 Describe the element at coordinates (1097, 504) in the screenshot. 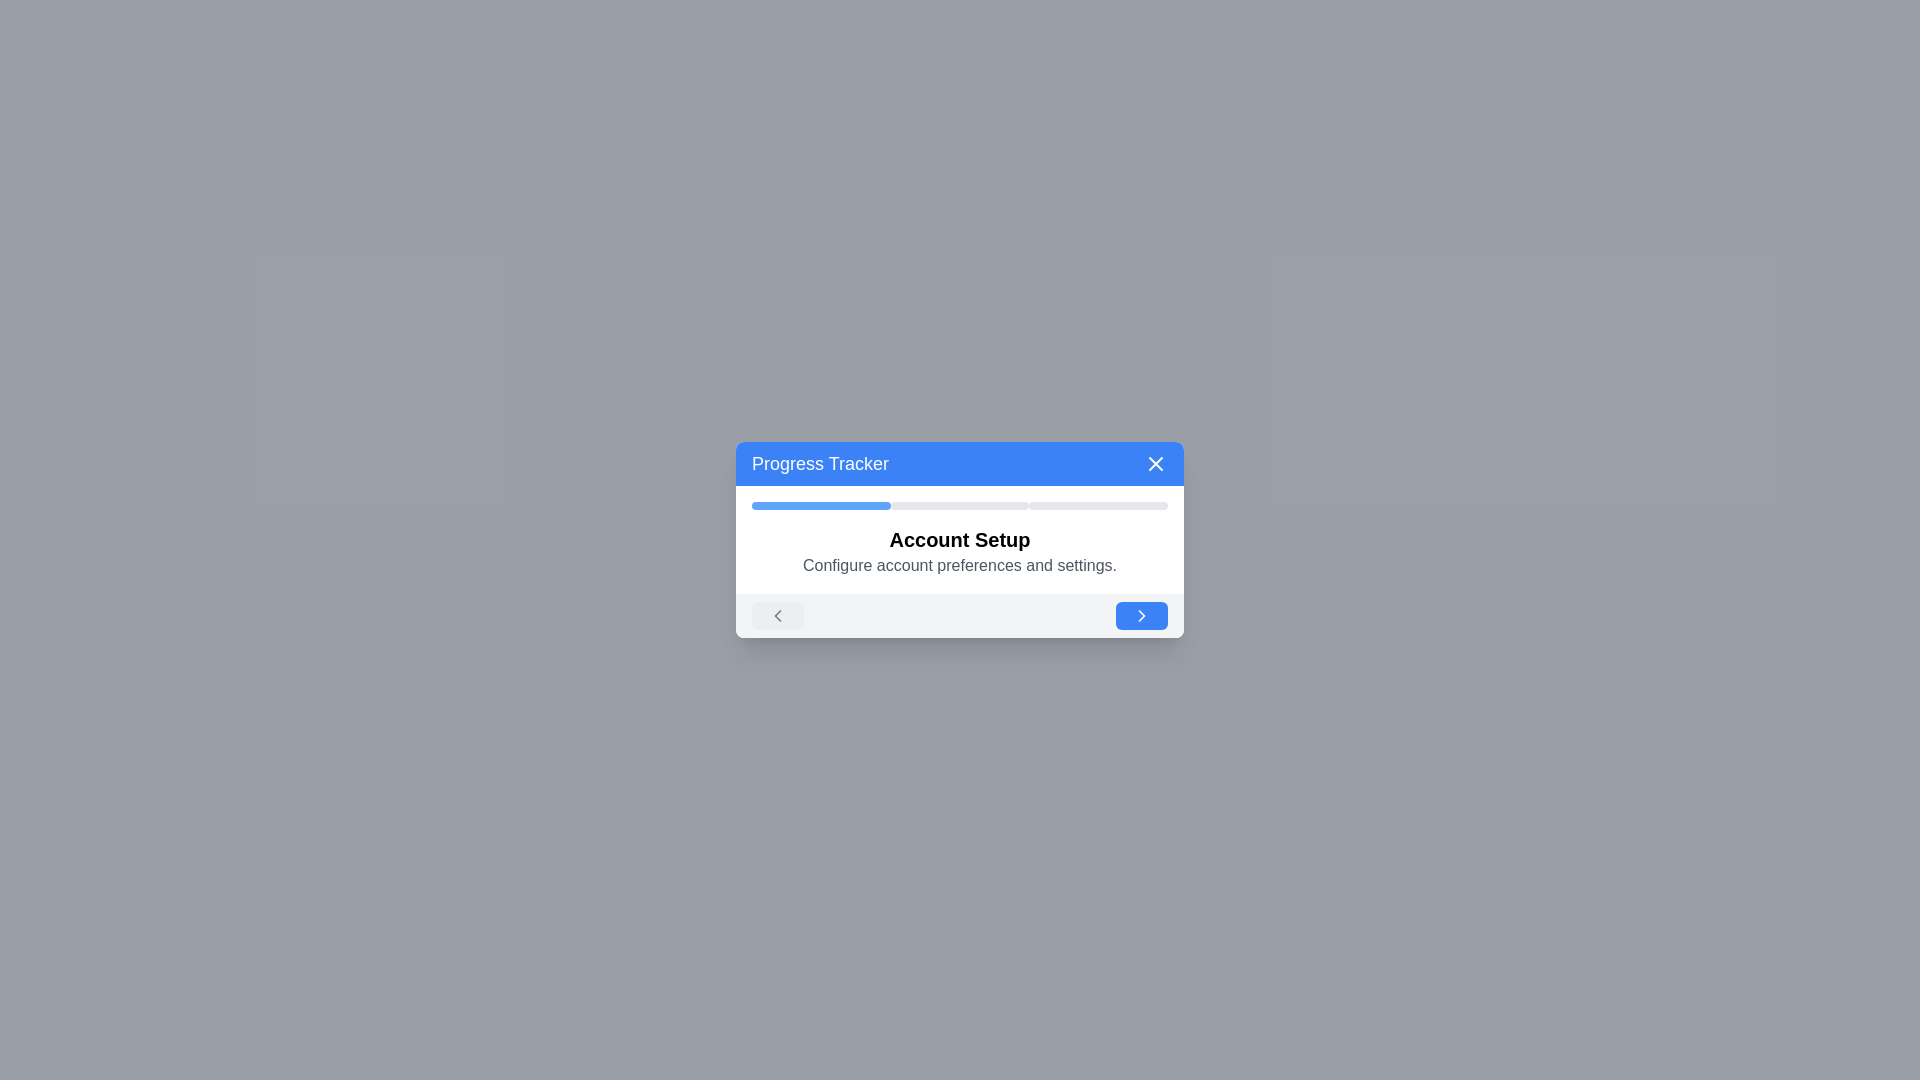

I see `the third segment of the progress bar, which has a light gray background and rounded edges, located towards the right side of the bar group` at that location.